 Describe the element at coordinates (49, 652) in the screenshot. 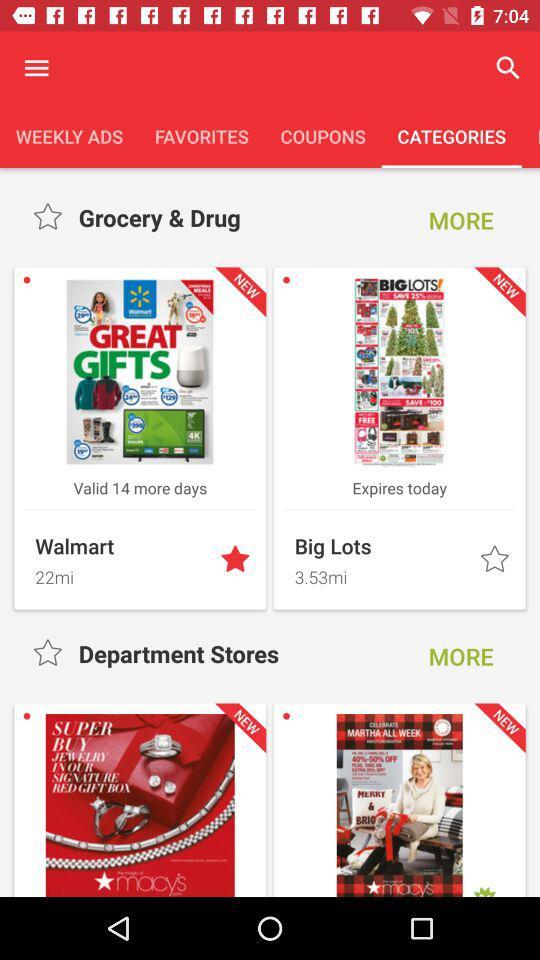

I see `highlight` at that location.